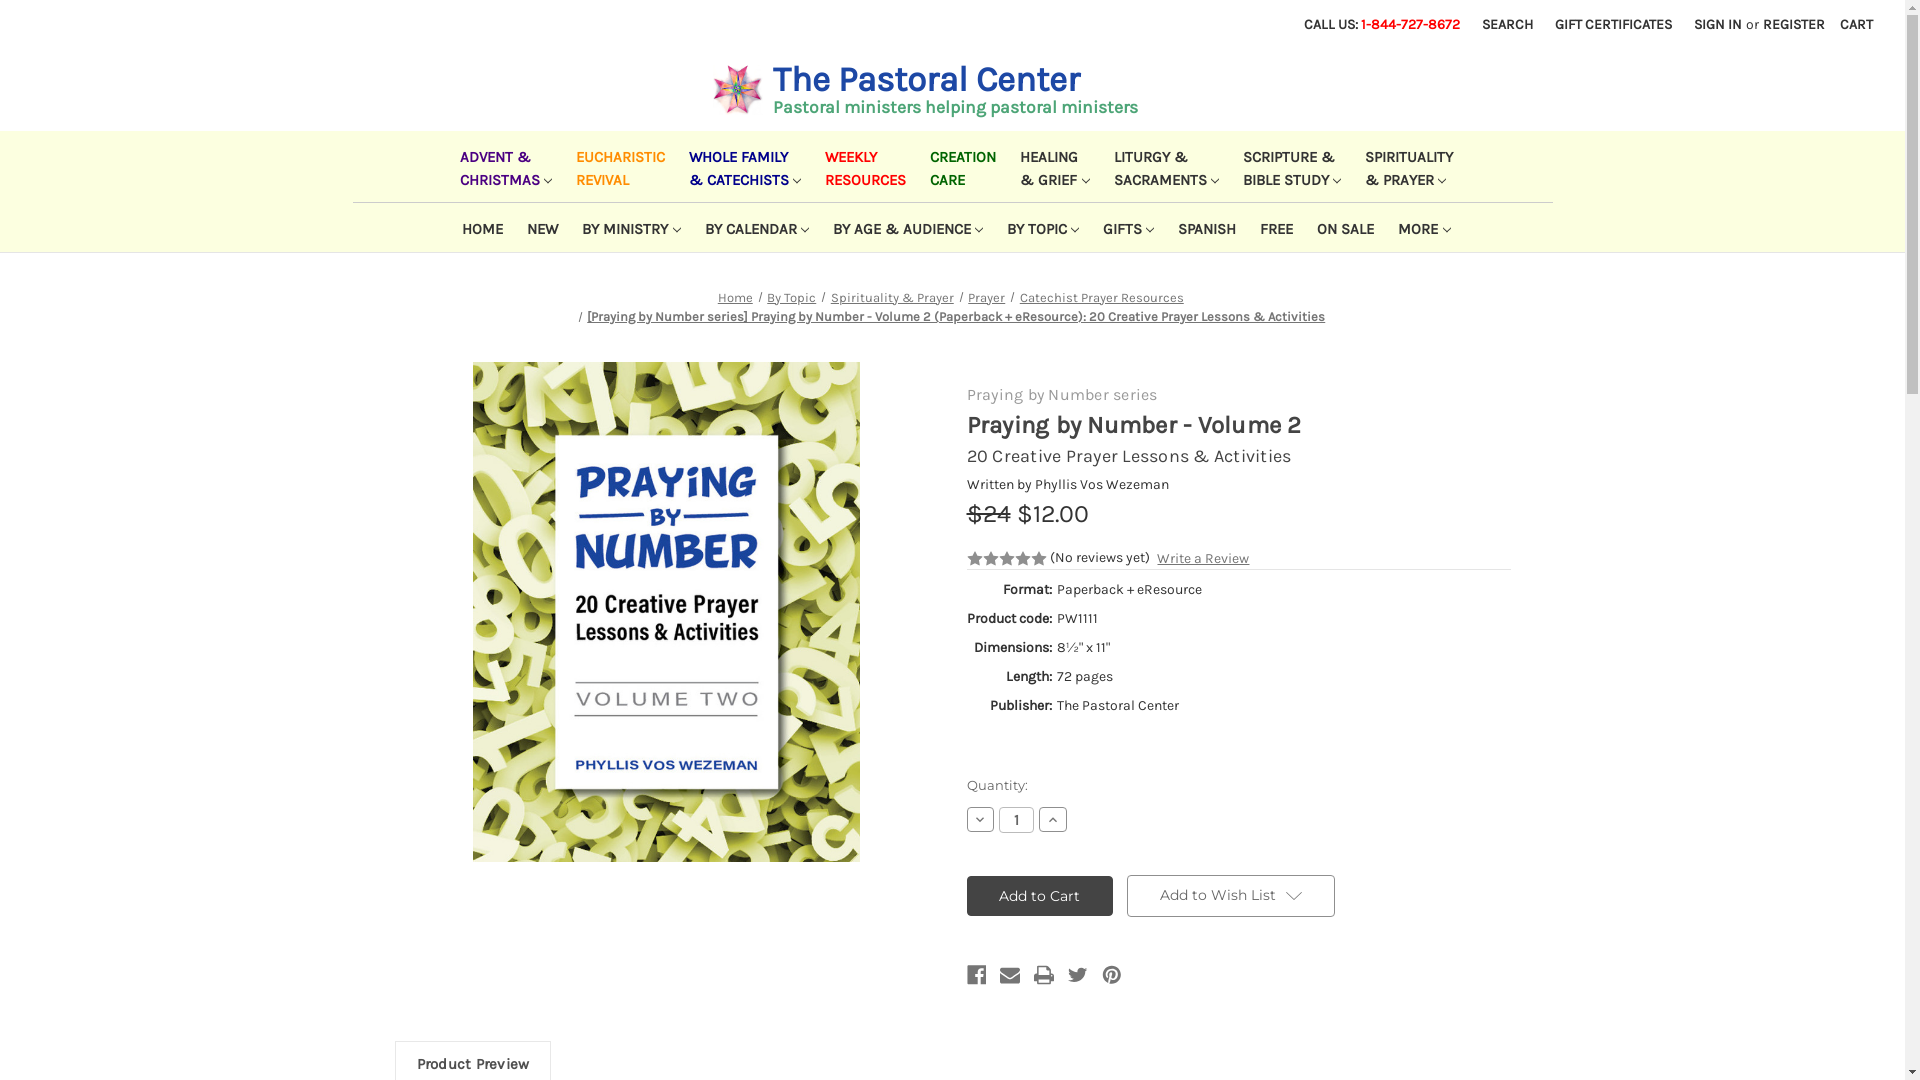  Describe the element at coordinates (1038, 818) in the screenshot. I see `'Increase Quantity:'` at that location.